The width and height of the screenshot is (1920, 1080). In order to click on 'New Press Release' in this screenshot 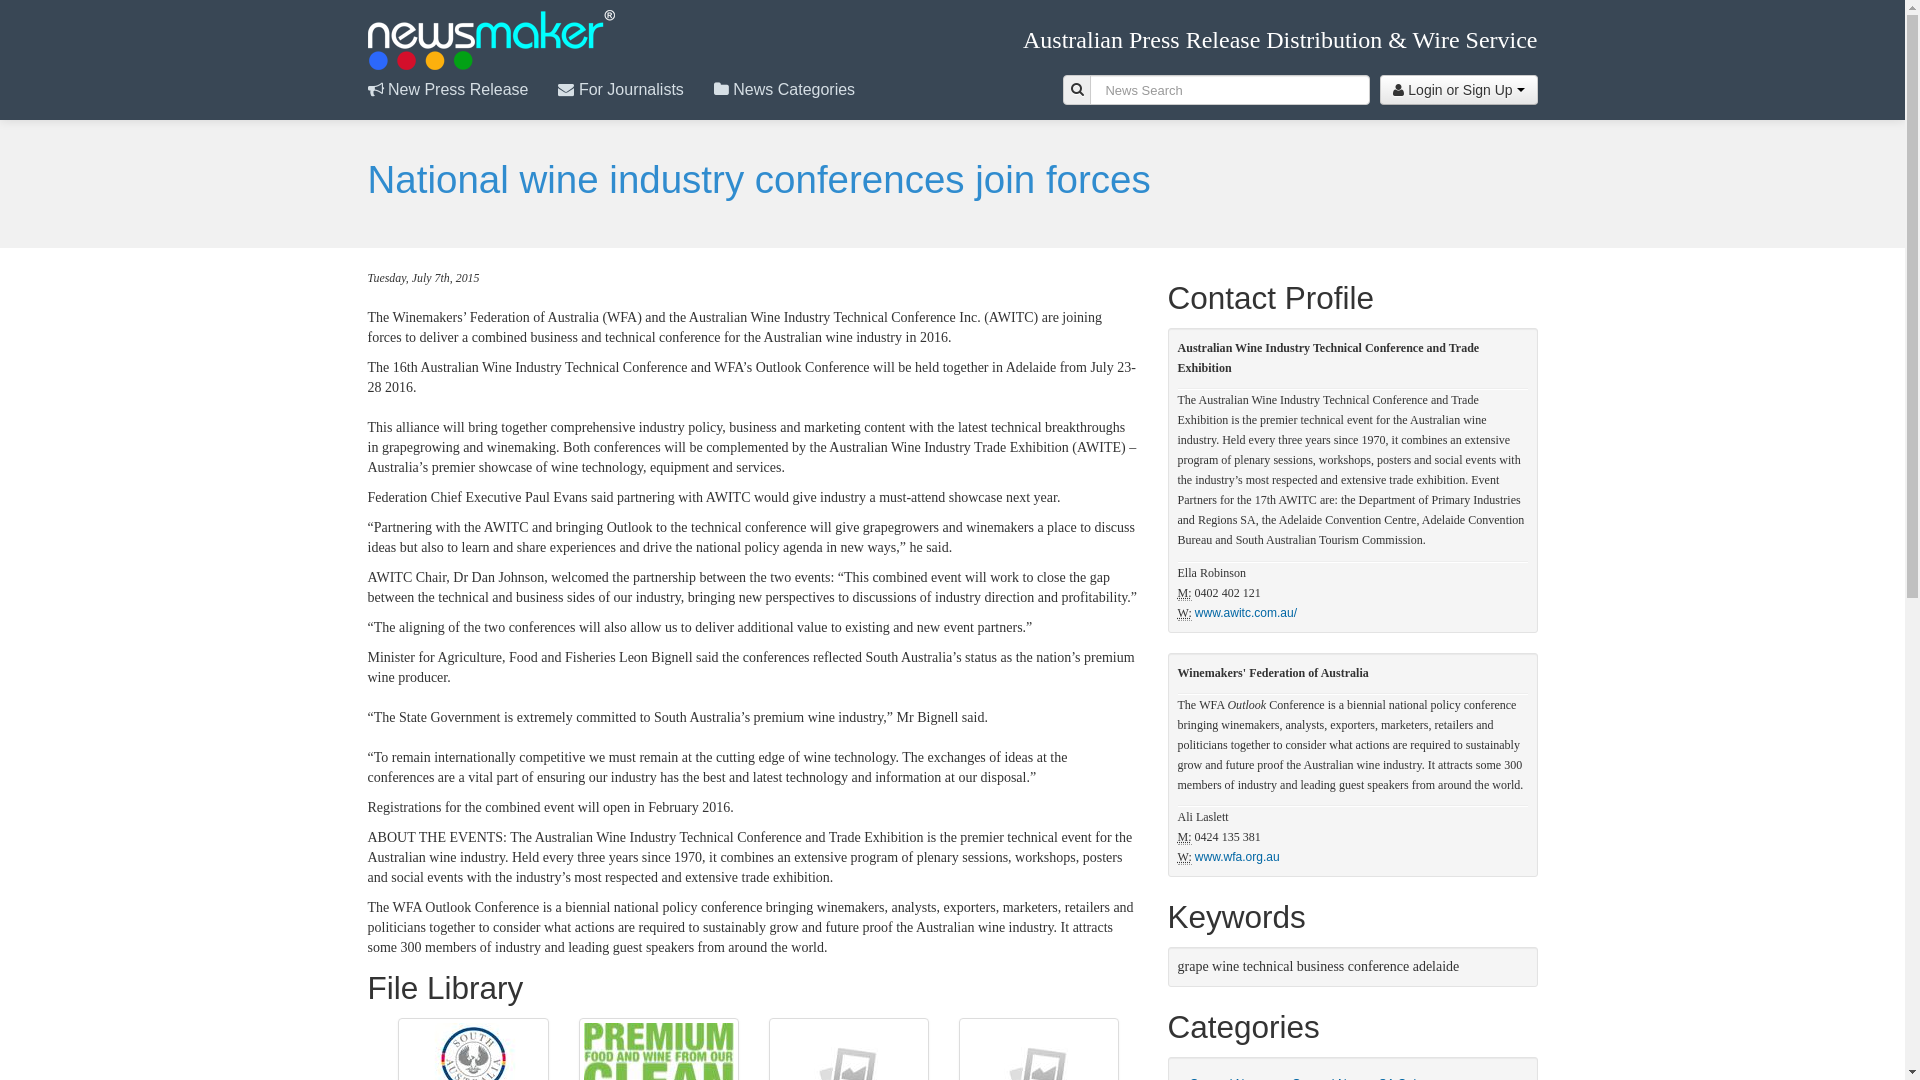, I will do `click(462, 88)`.